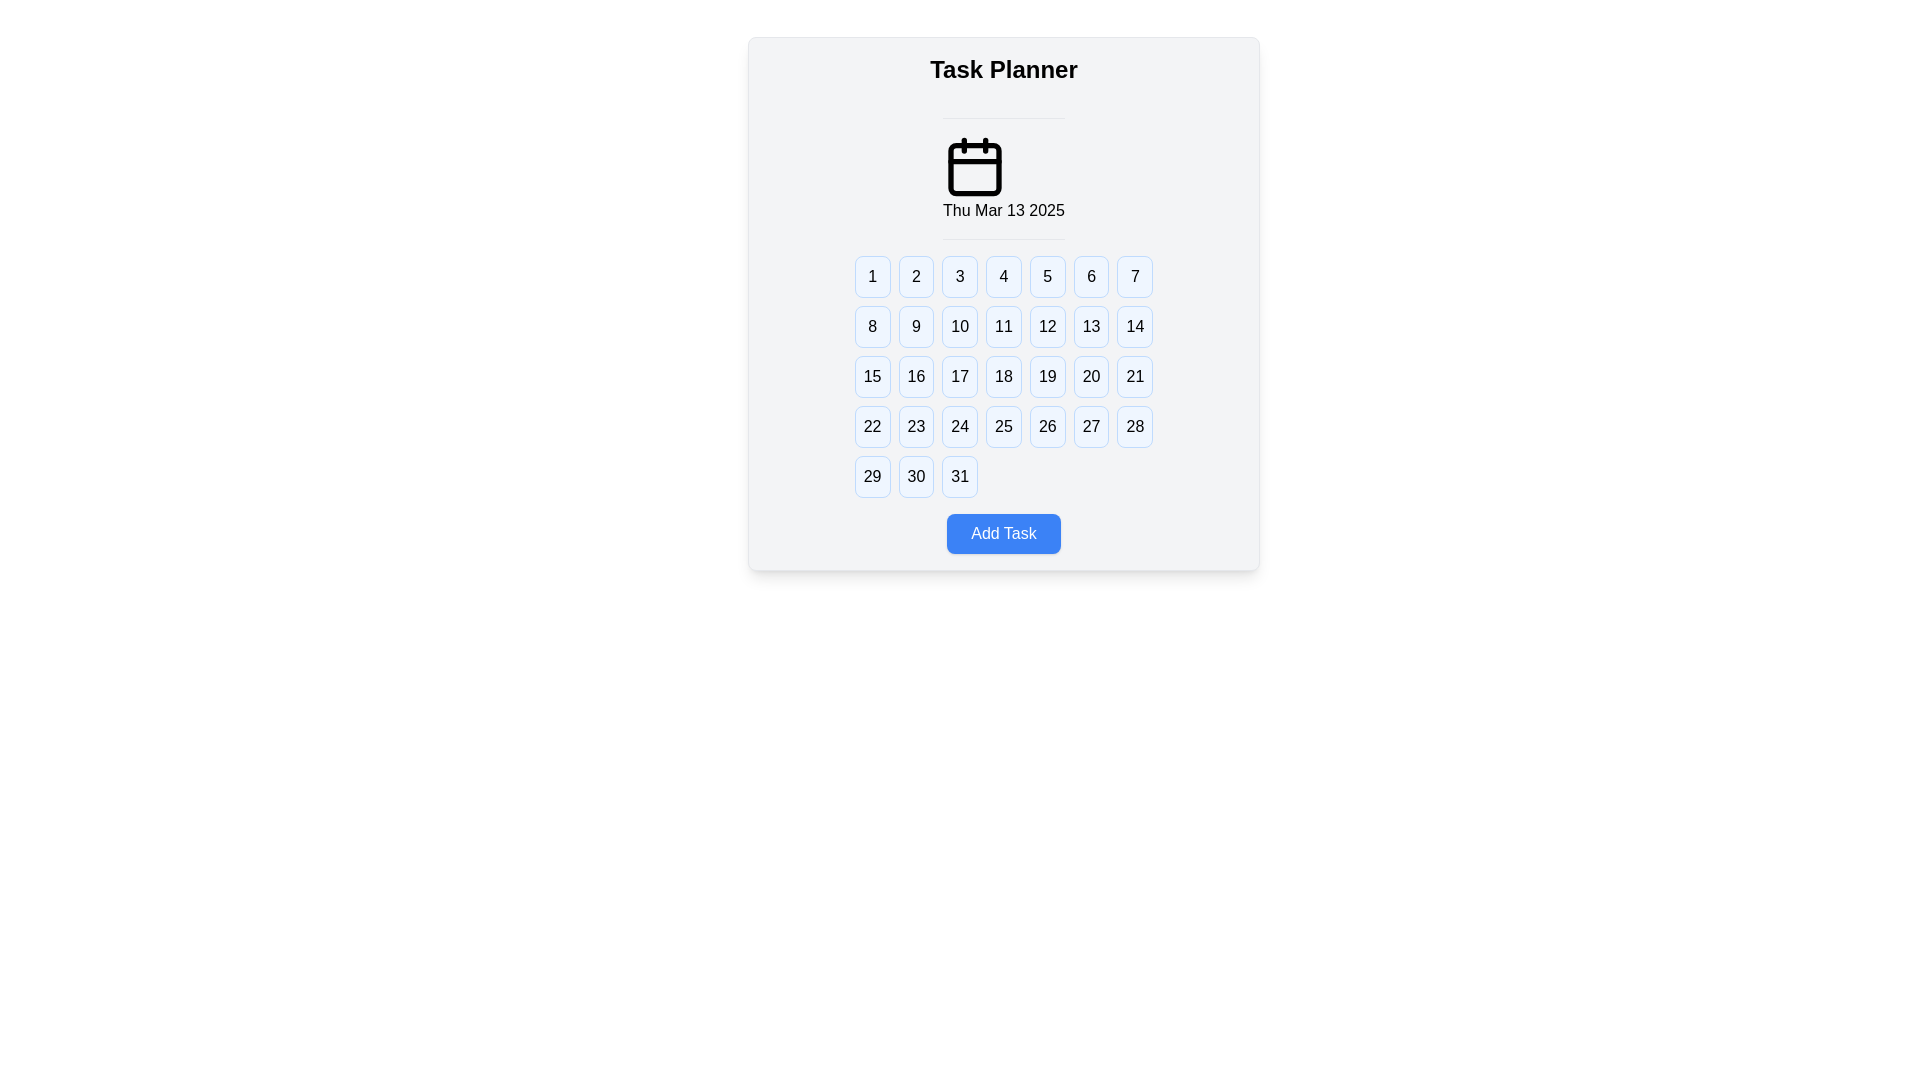 Image resolution: width=1920 pixels, height=1080 pixels. What do you see at coordinates (960, 277) in the screenshot?
I see `the calendar date button representing day '3', located in the second column of the first row of a 7-column grid layout below the date display` at bounding box center [960, 277].